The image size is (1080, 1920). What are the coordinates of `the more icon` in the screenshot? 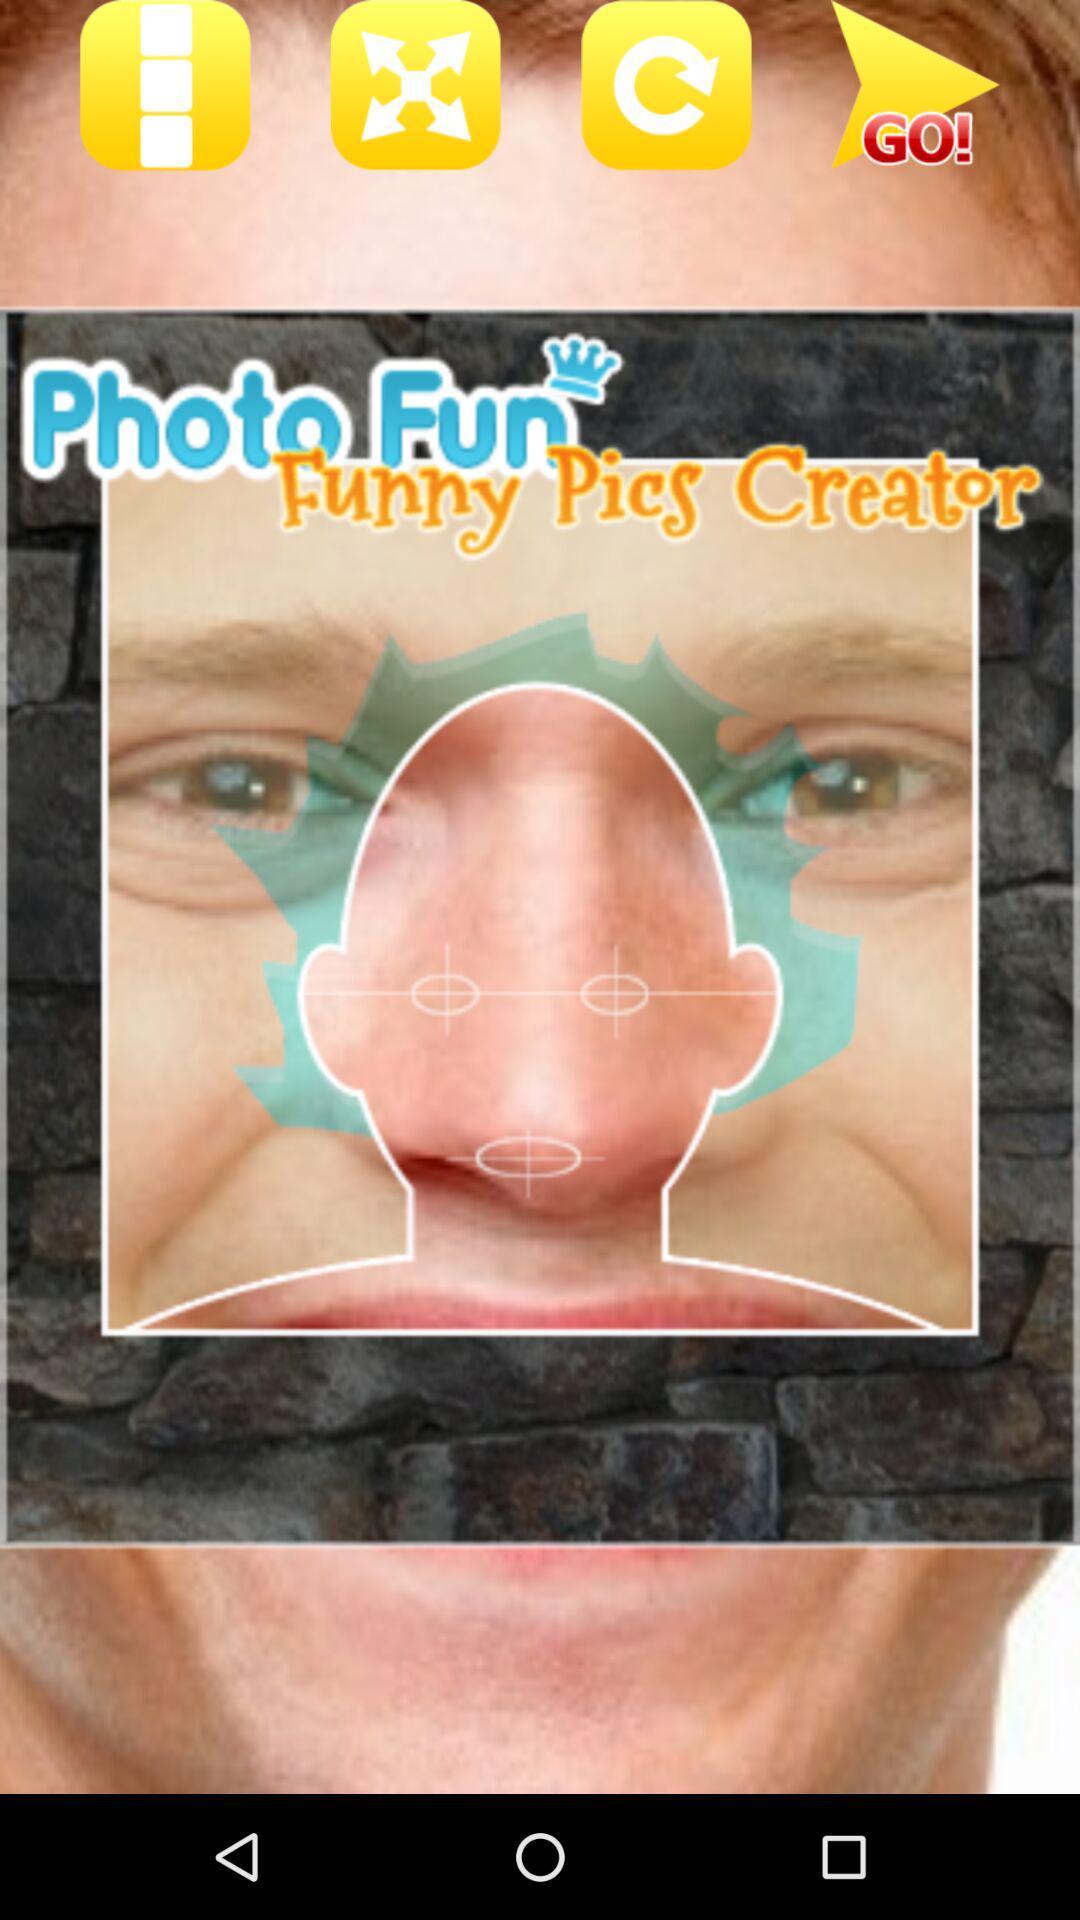 It's located at (164, 90).